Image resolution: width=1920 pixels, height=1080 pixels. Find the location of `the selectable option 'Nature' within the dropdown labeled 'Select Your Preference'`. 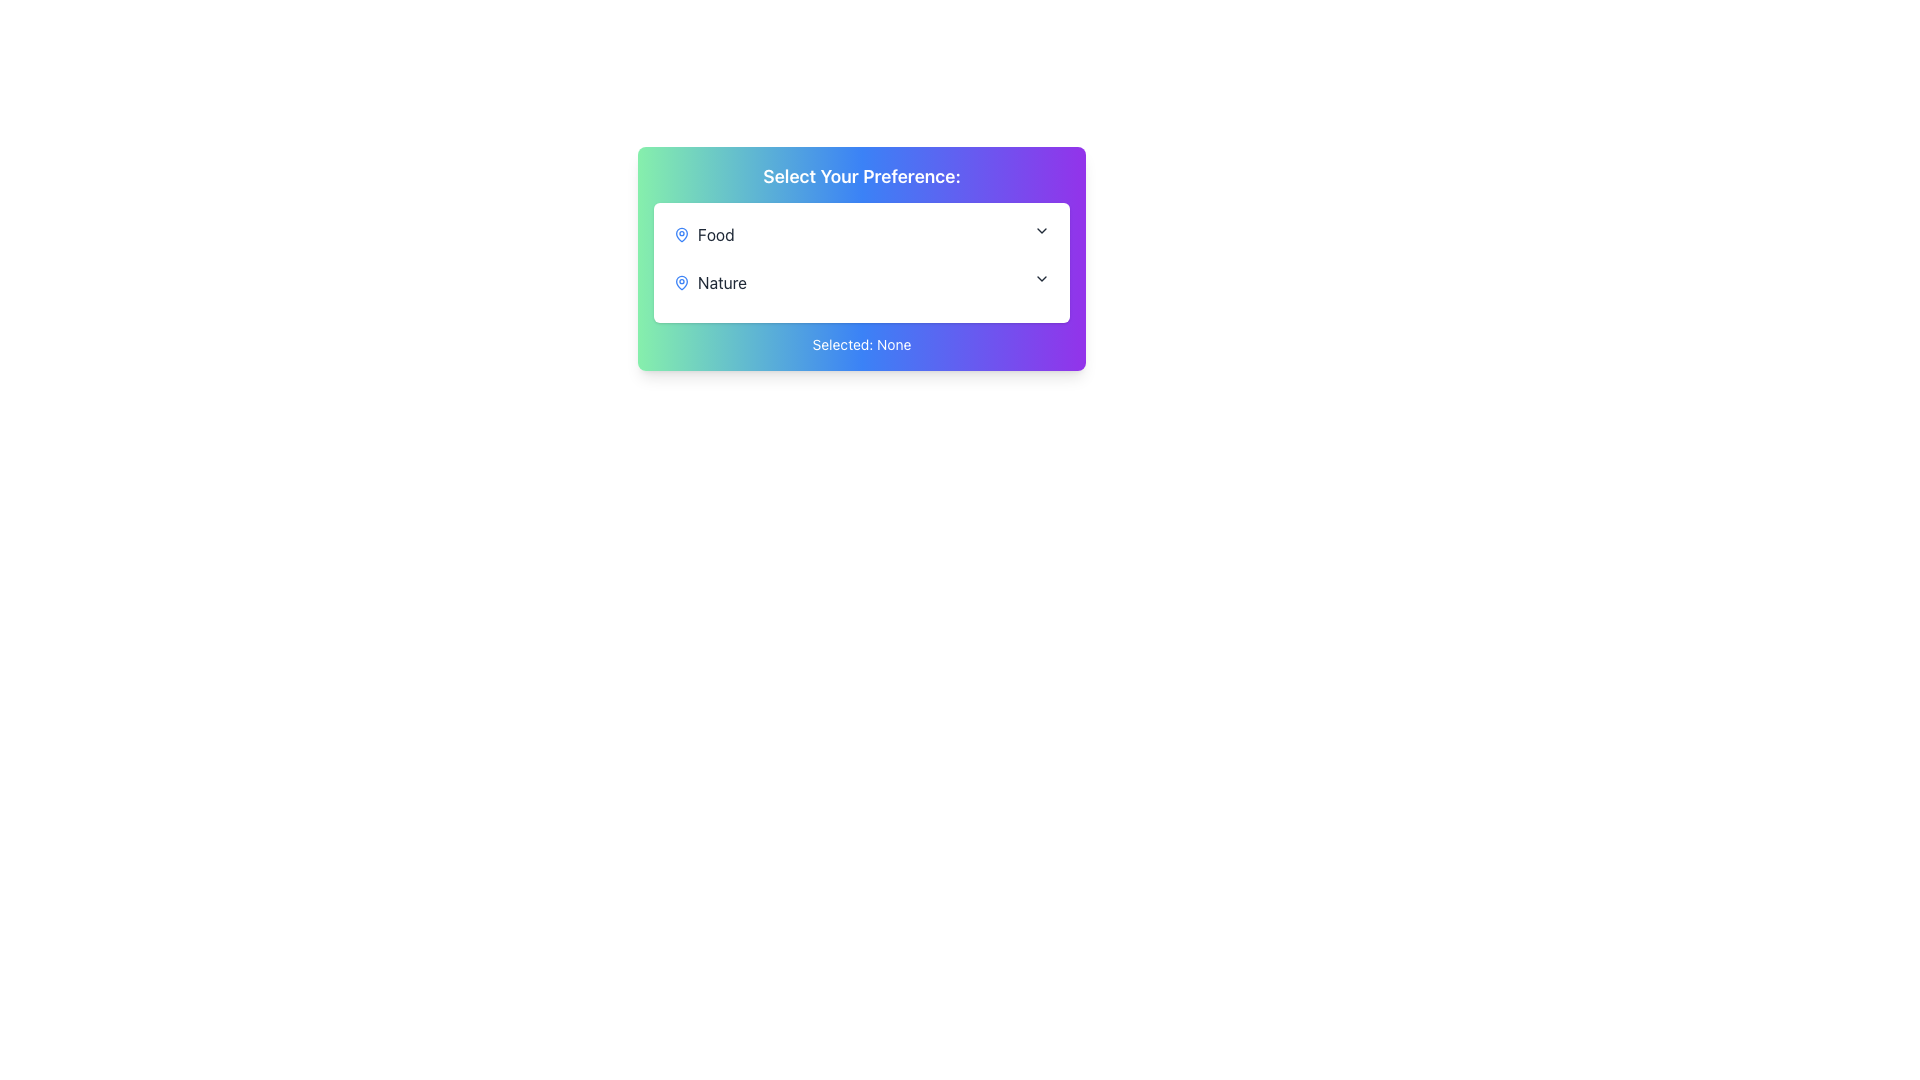

the selectable option 'Nature' within the dropdown labeled 'Select Your Preference' is located at coordinates (710, 282).